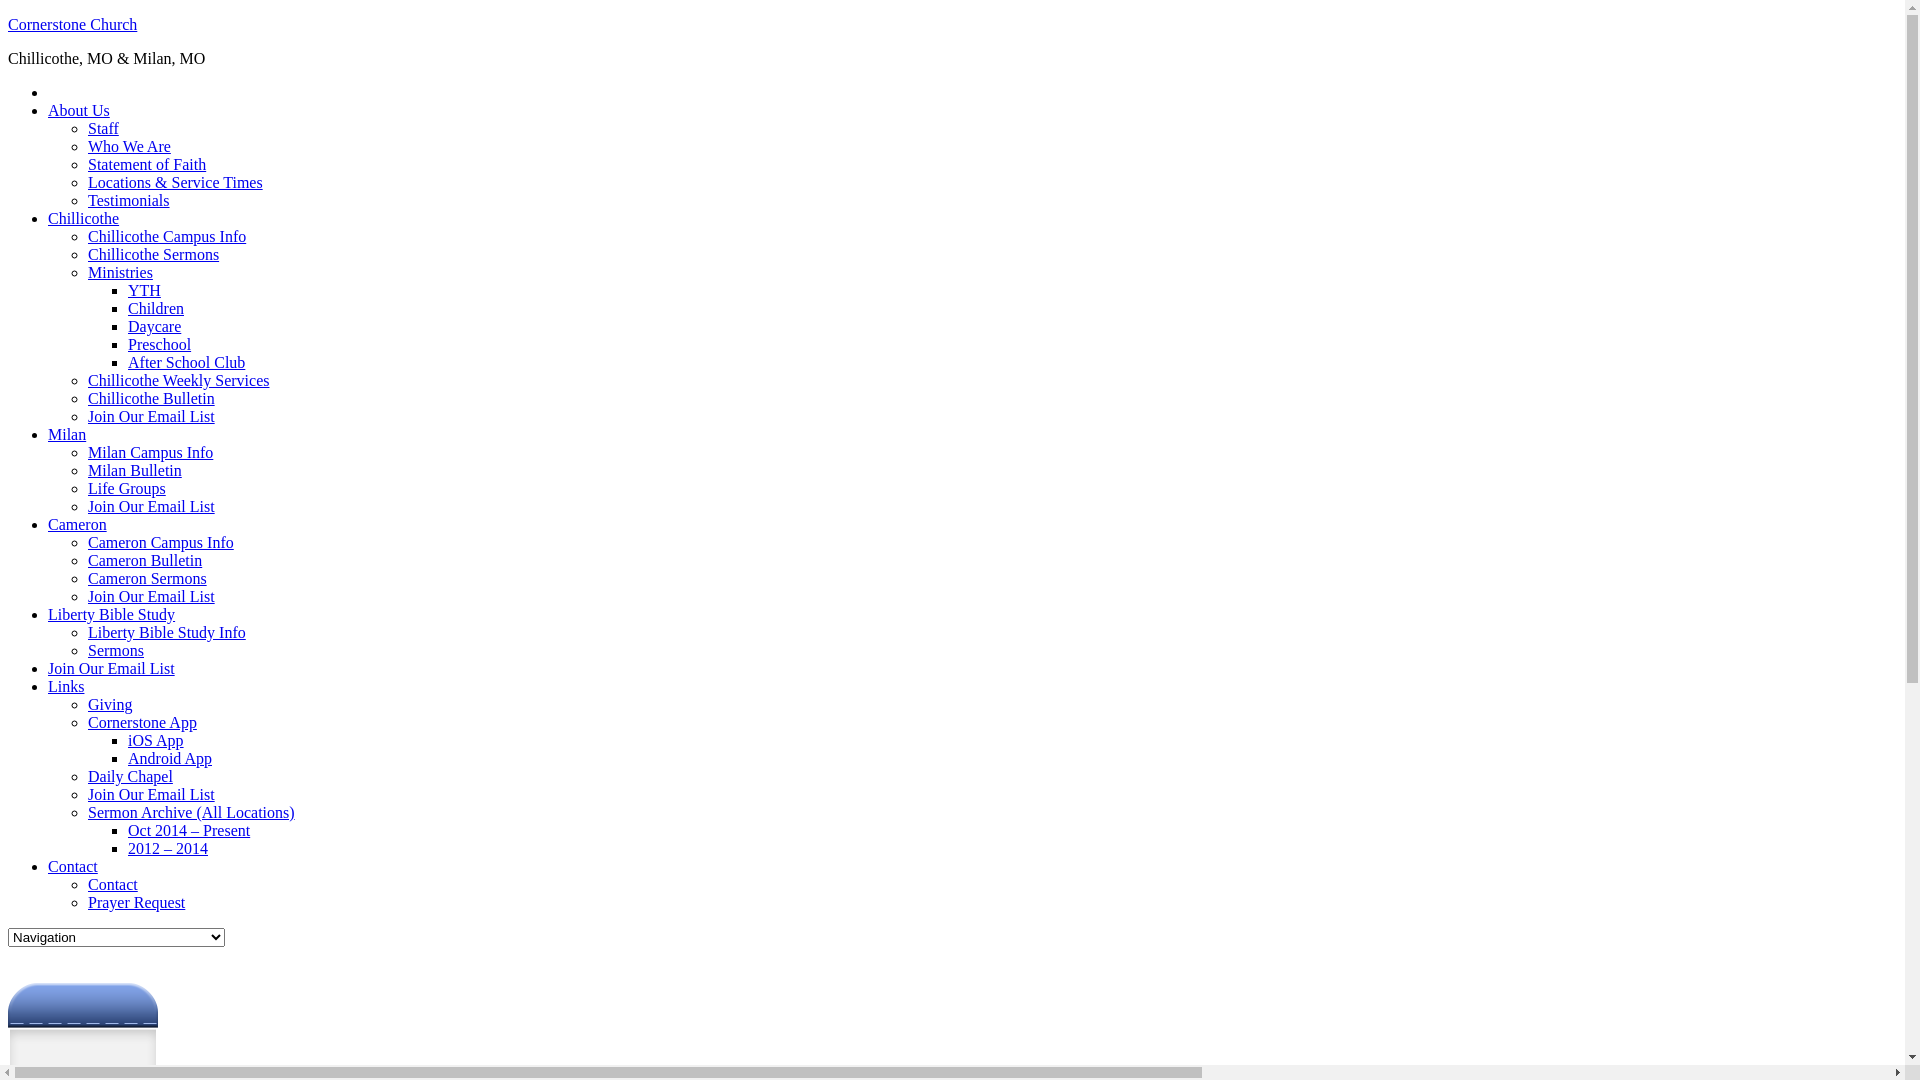 The height and width of the screenshot is (1080, 1920). What do you see at coordinates (186, 362) in the screenshot?
I see `'After School Club'` at bounding box center [186, 362].